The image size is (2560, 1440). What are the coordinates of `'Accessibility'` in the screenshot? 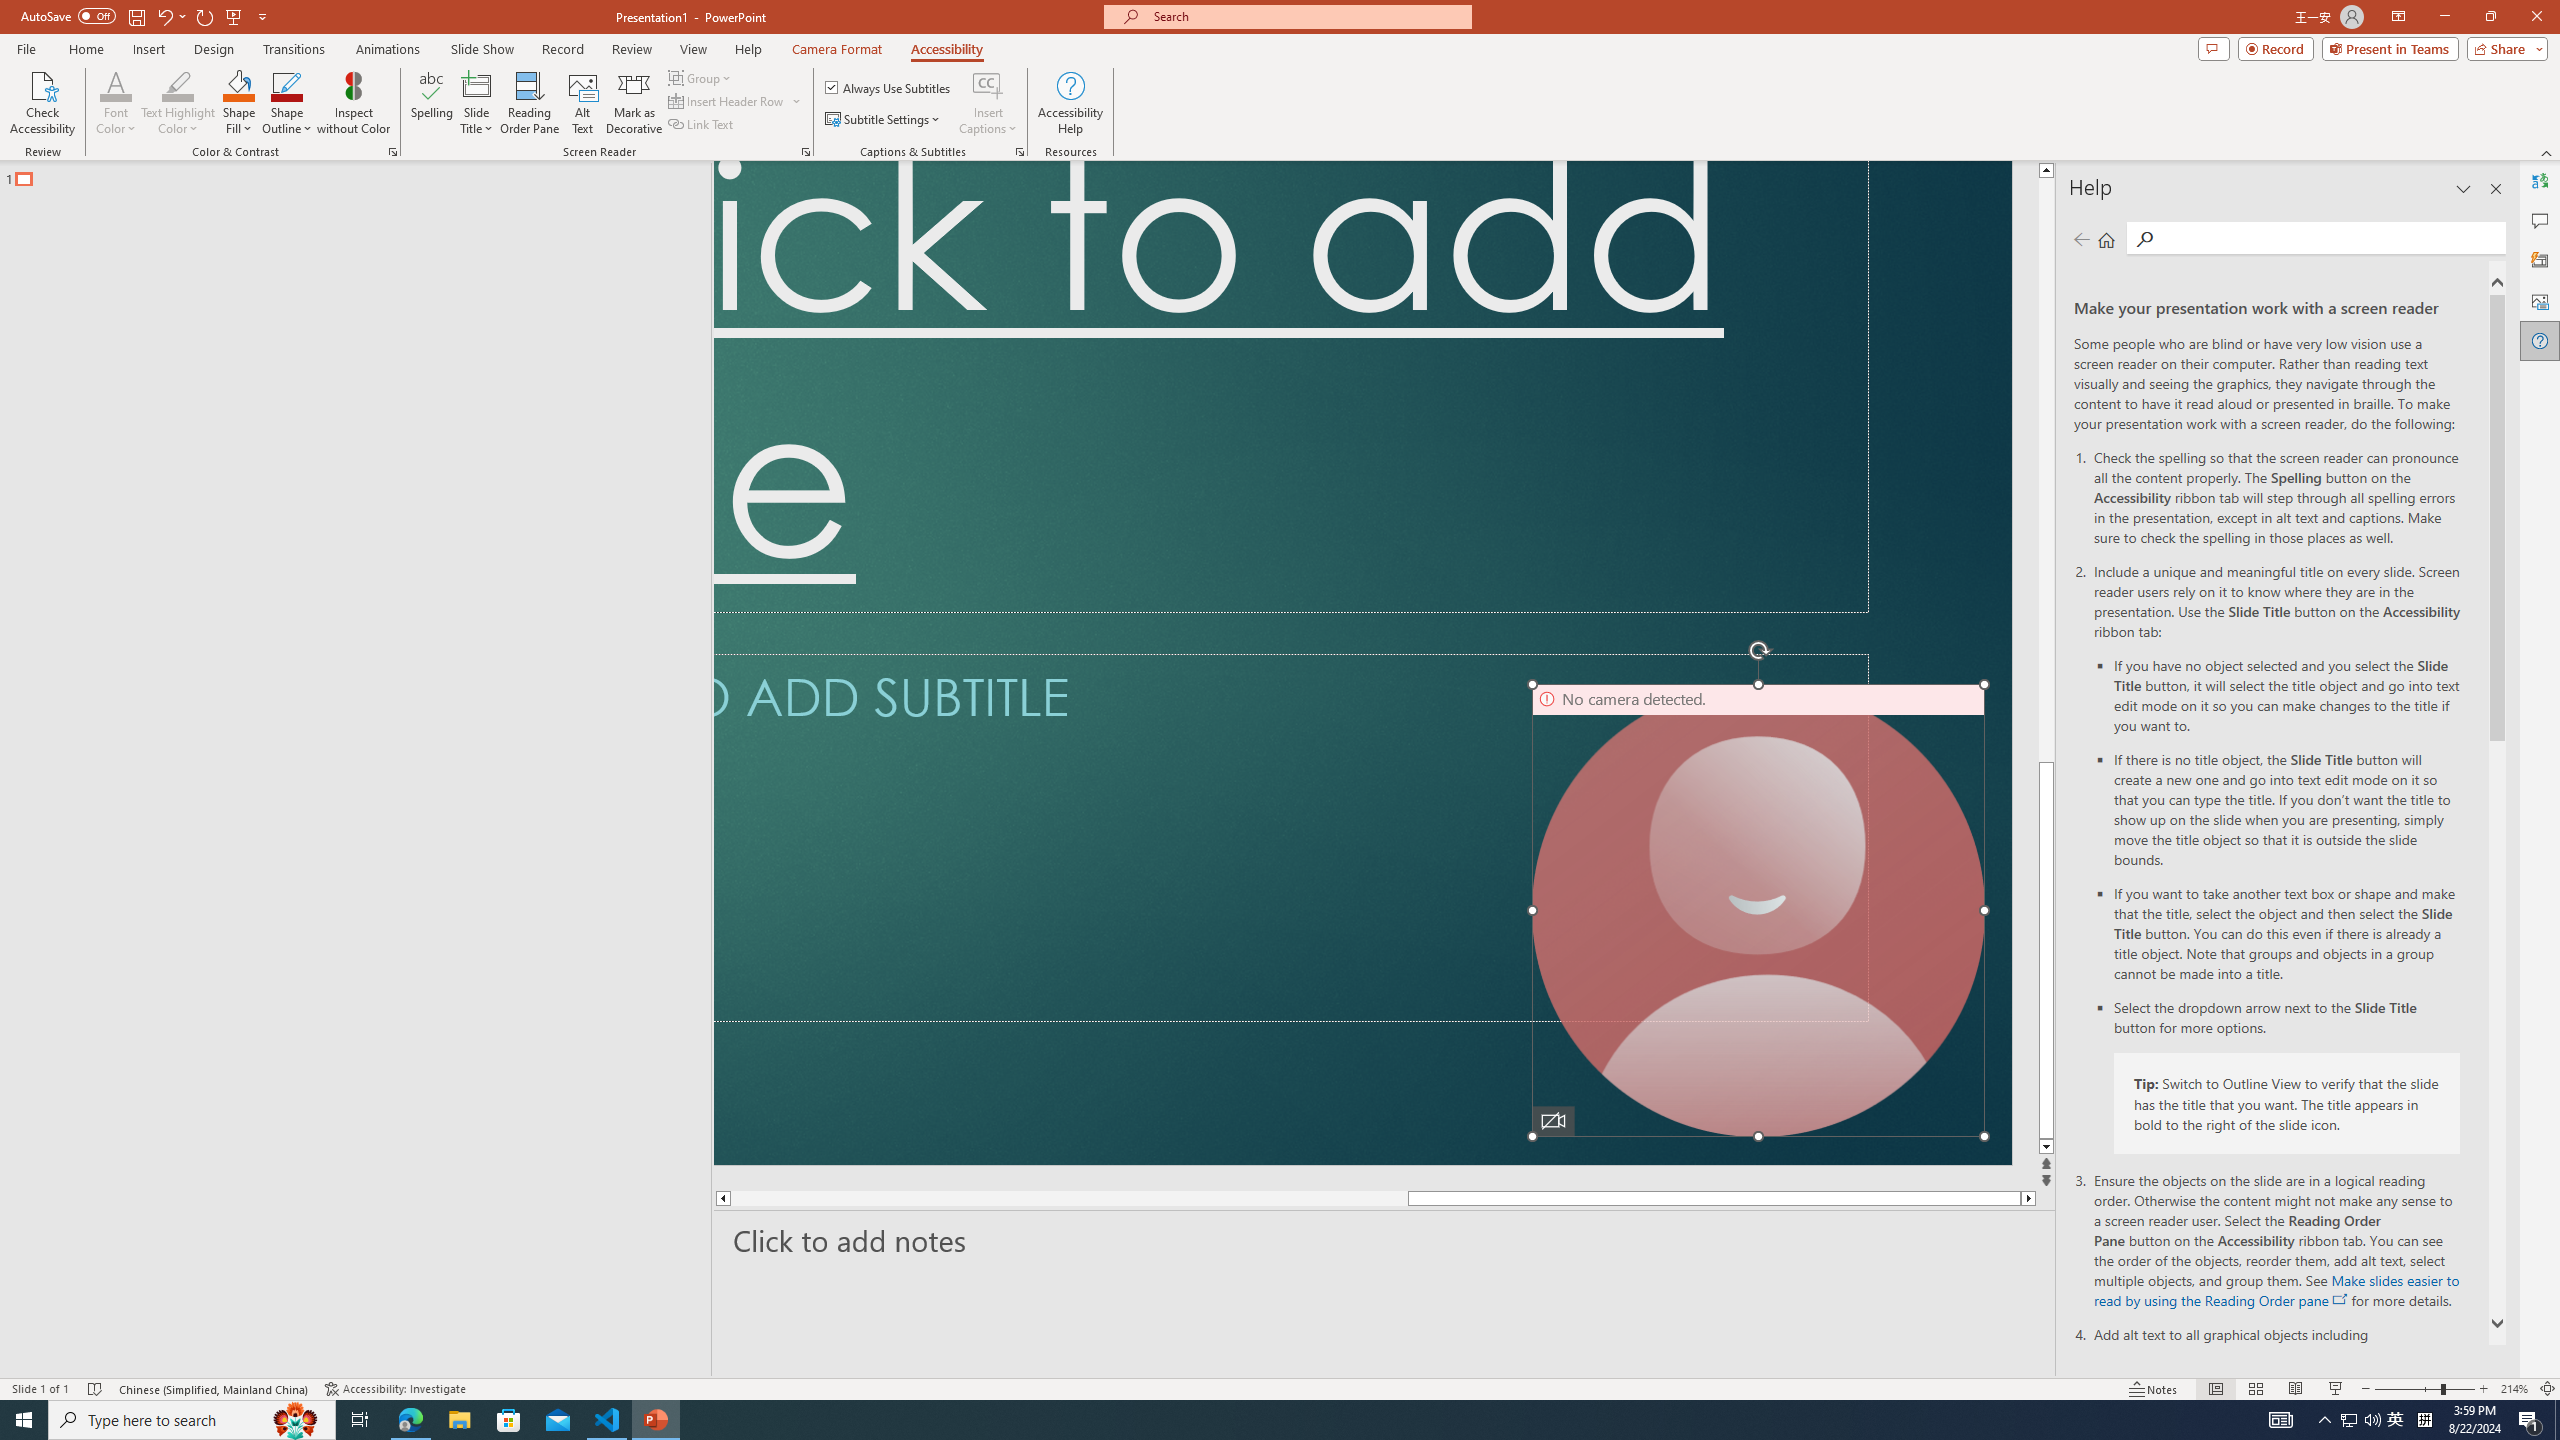 It's located at (946, 49).